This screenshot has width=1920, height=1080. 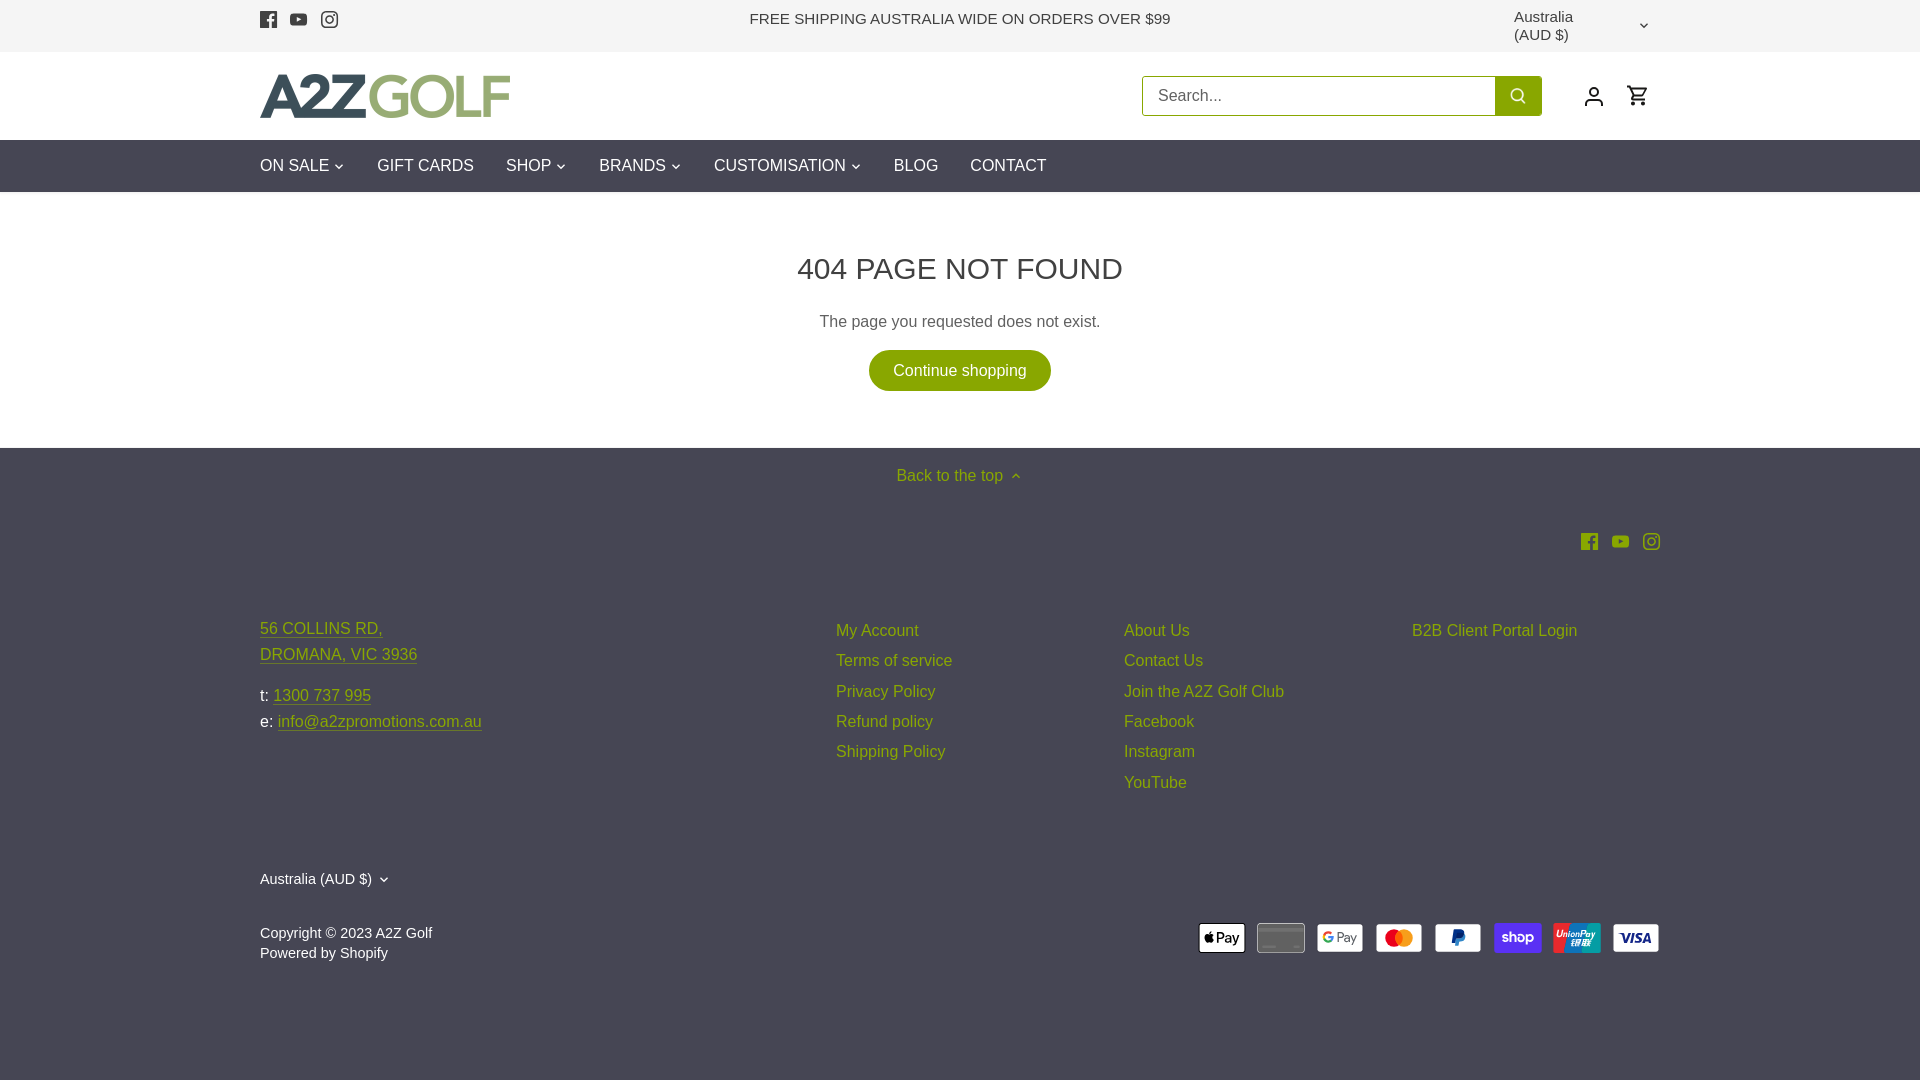 I want to click on 'SHOP', so click(x=528, y=165).